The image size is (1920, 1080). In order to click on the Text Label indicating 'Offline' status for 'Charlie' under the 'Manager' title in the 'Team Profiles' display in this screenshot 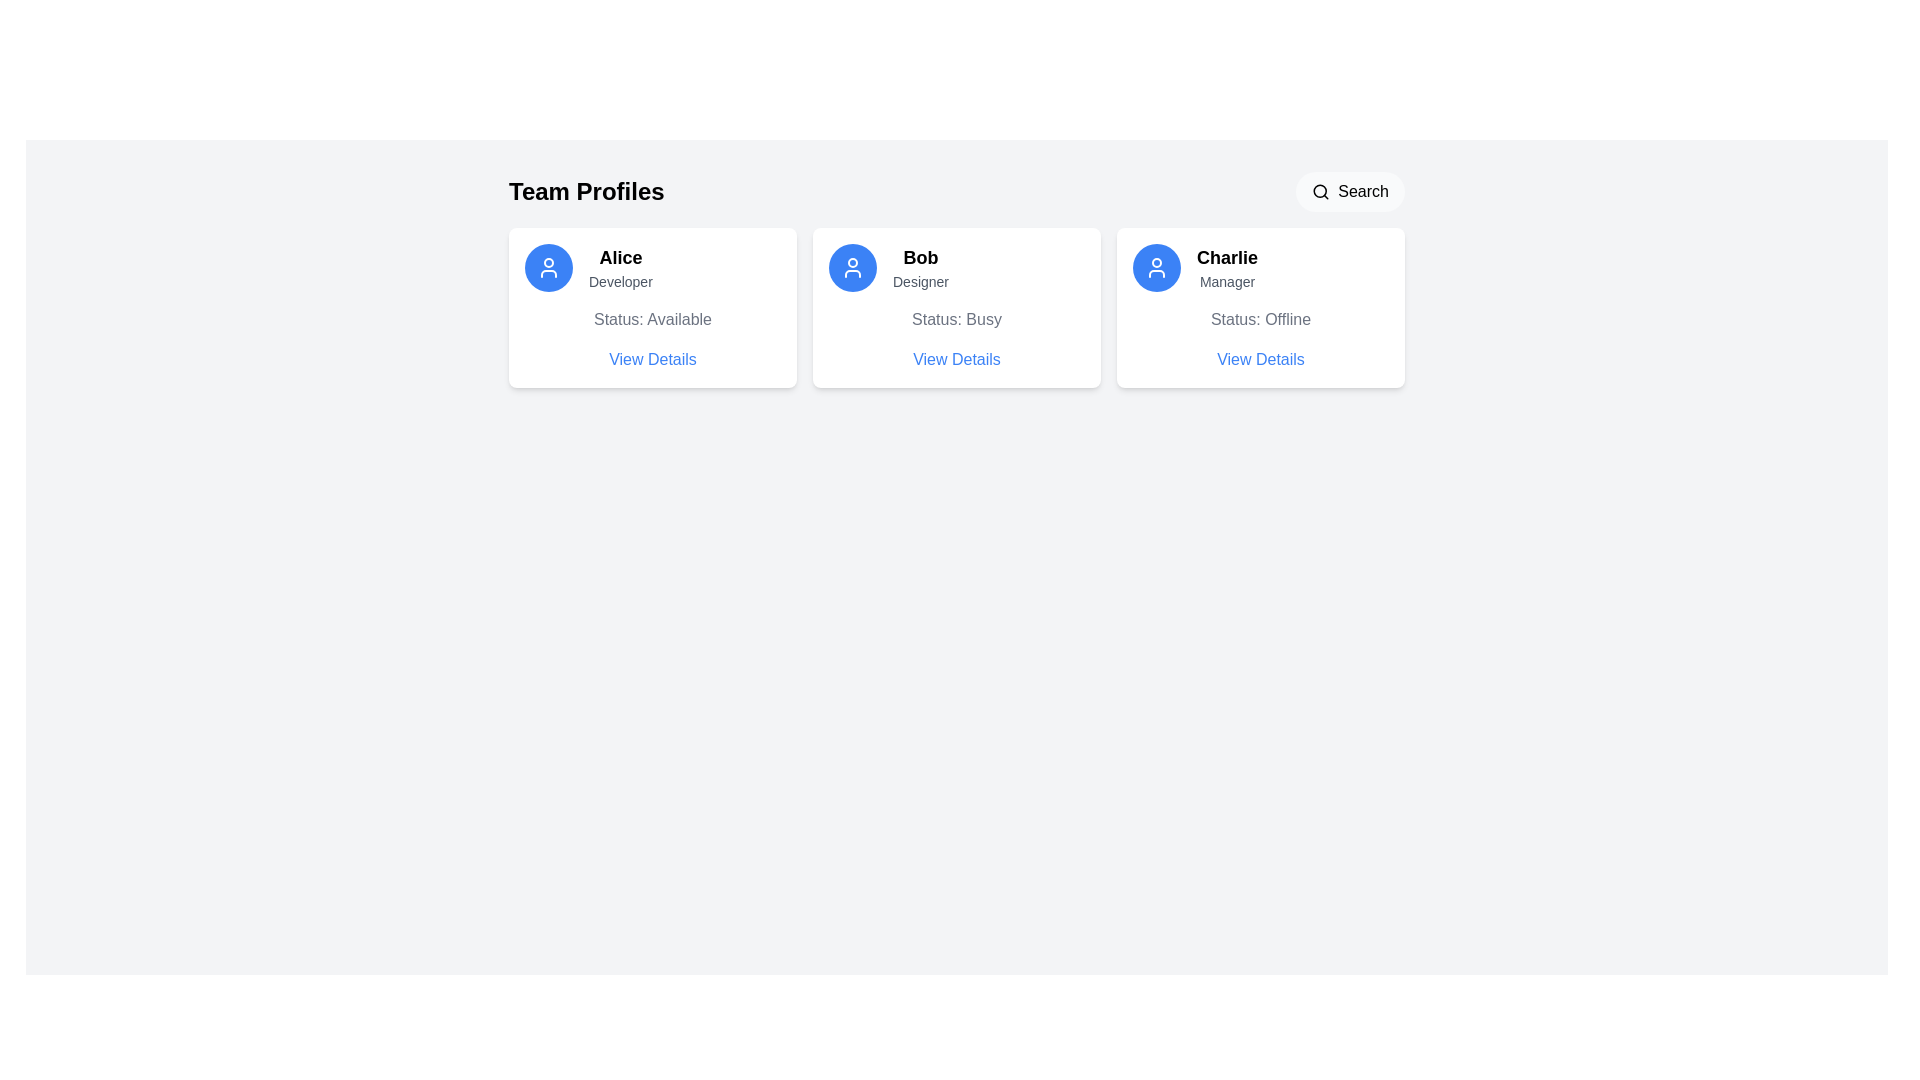, I will do `click(1260, 319)`.